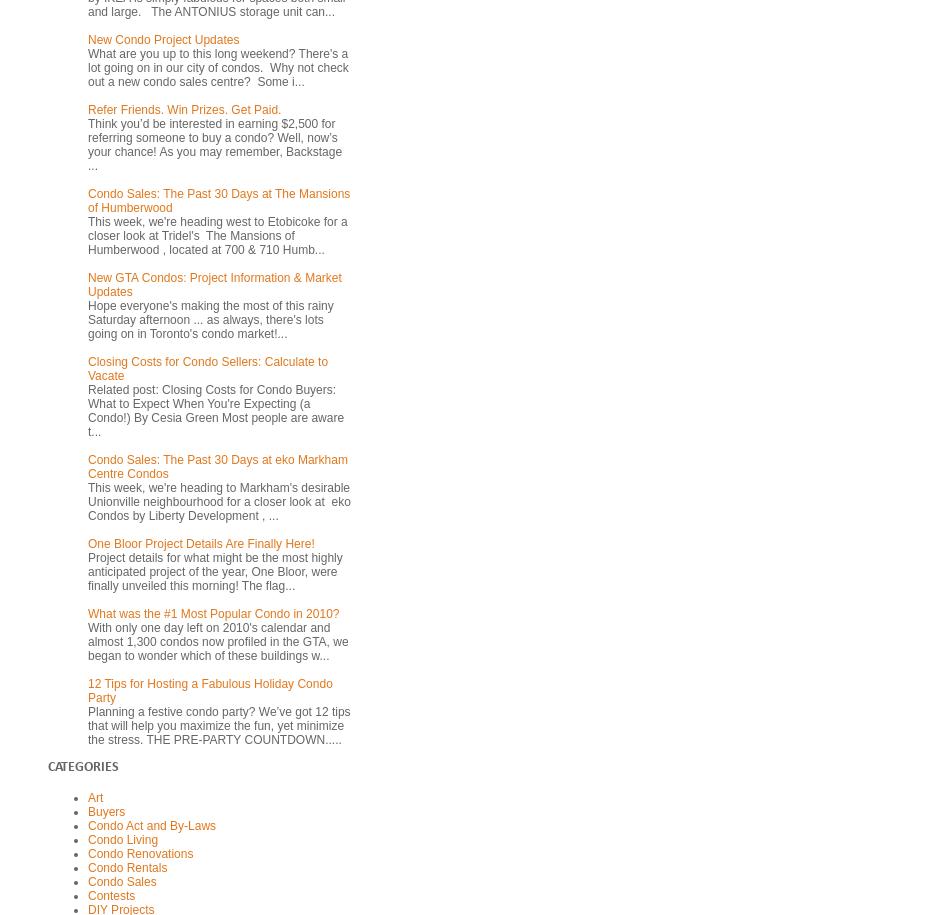  What do you see at coordinates (87, 144) in the screenshot?
I see `'Think you’d be interested in earning $2,500 for referring someone to buy a condo? Well, now’s your chance!  As you may remember, Backstage ...'` at bounding box center [87, 144].